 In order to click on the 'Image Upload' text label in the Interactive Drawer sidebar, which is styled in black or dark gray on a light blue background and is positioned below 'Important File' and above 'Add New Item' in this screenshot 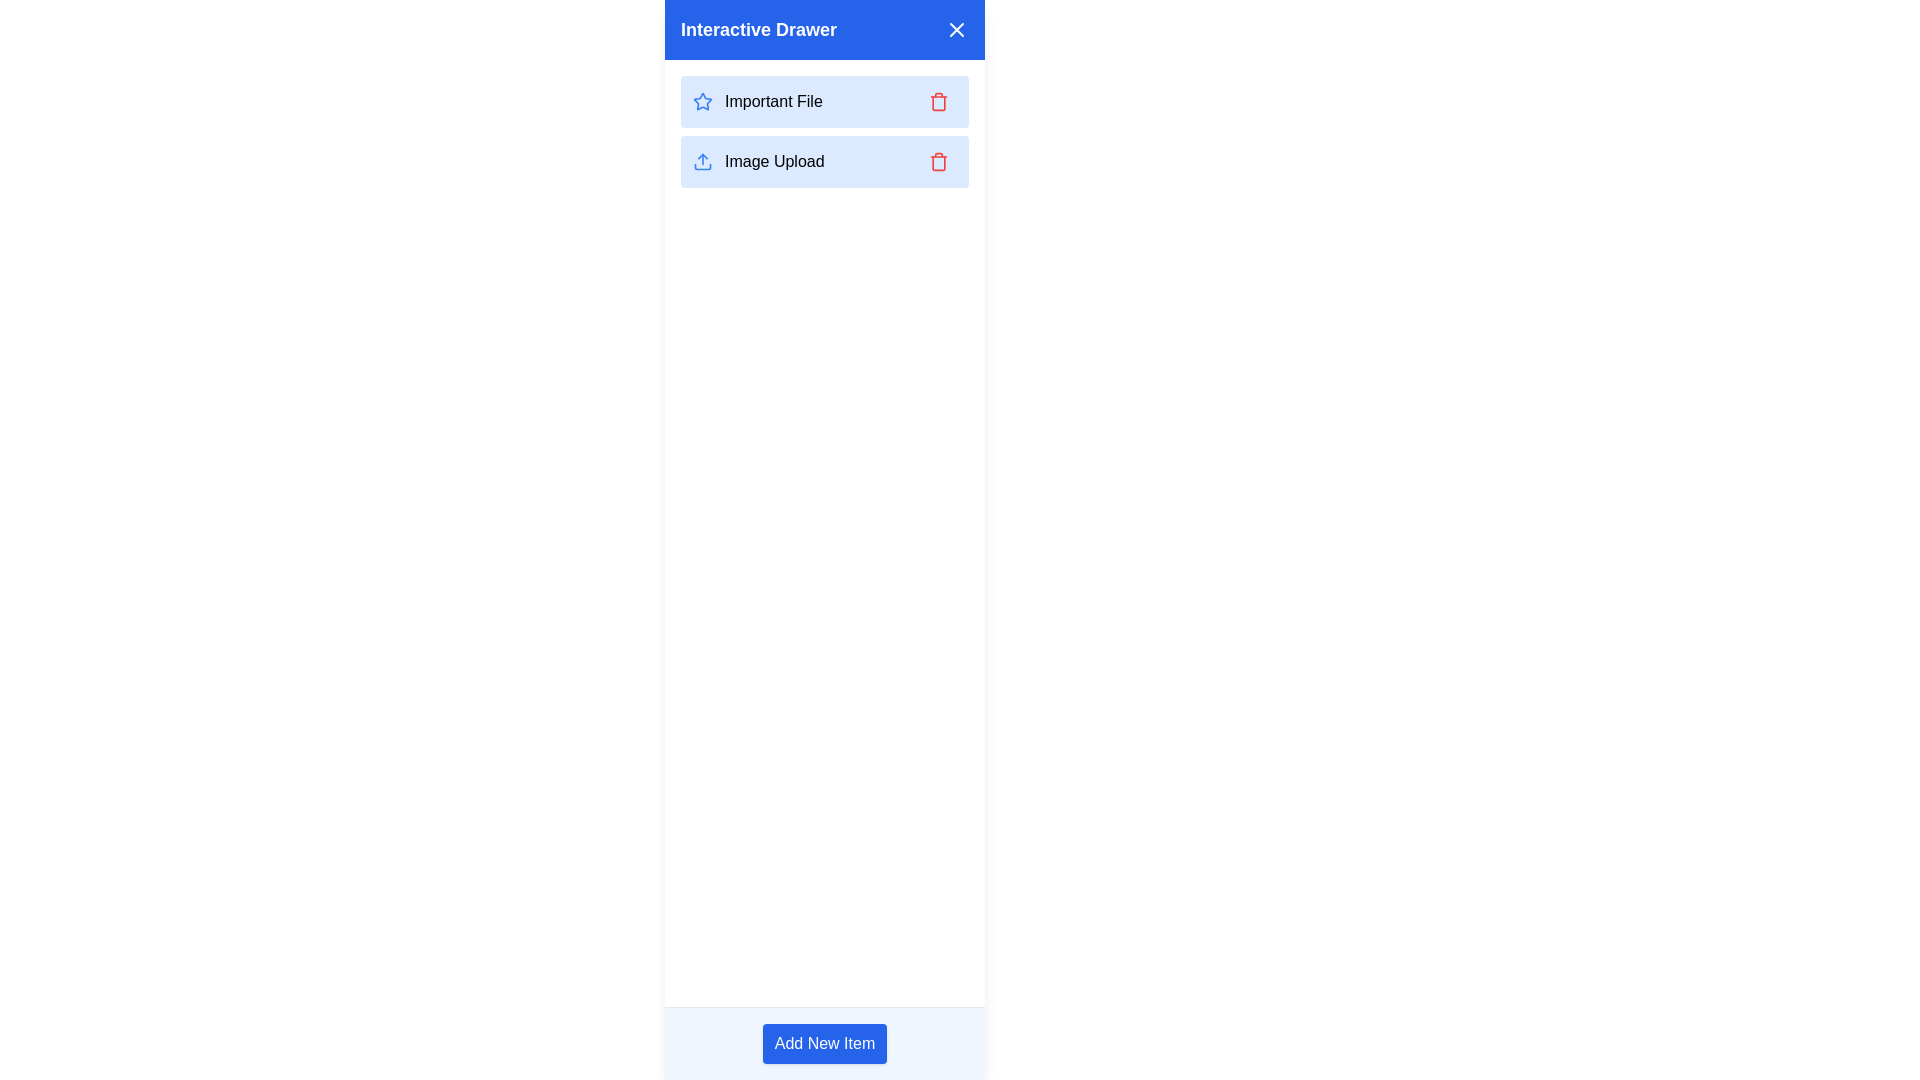, I will do `click(773, 161)`.